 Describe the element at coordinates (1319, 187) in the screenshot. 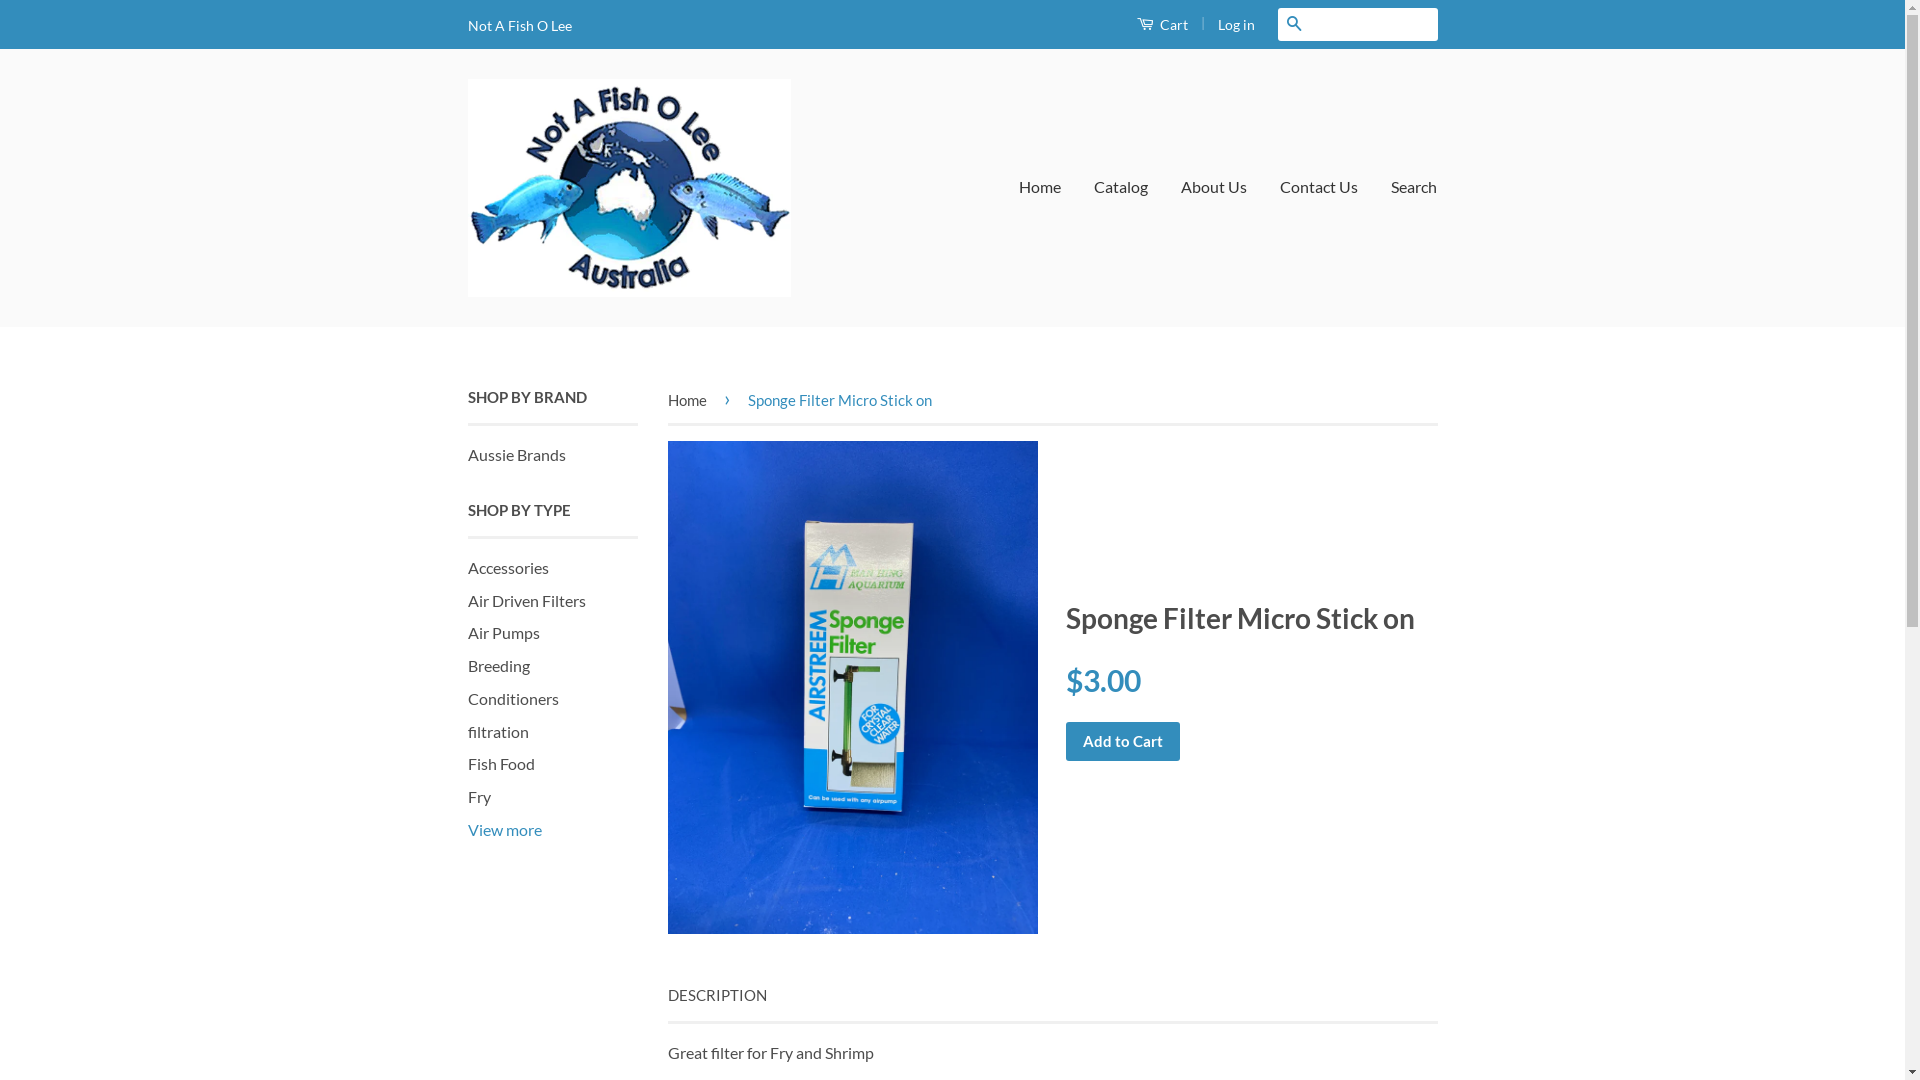

I see `'Contact Us'` at that location.